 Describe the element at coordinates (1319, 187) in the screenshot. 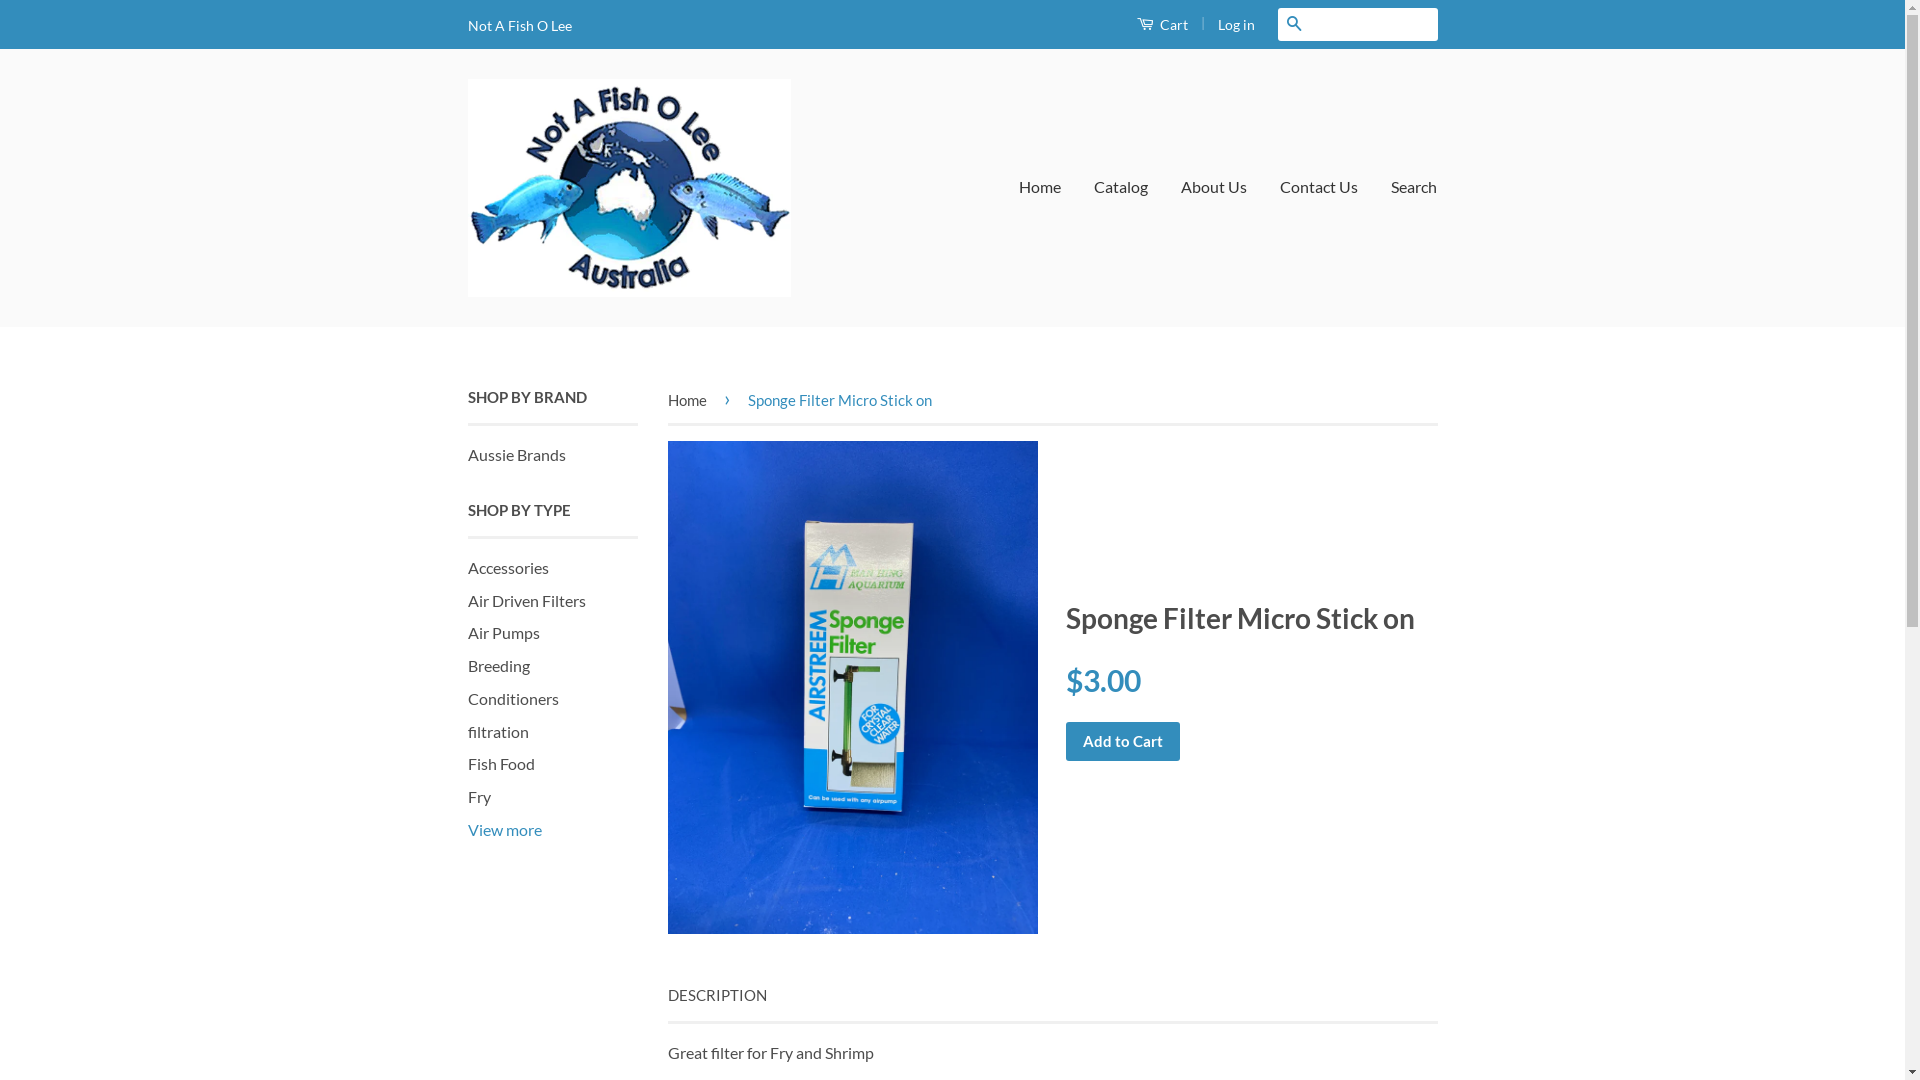

I see `'Contact Us'` at that location.